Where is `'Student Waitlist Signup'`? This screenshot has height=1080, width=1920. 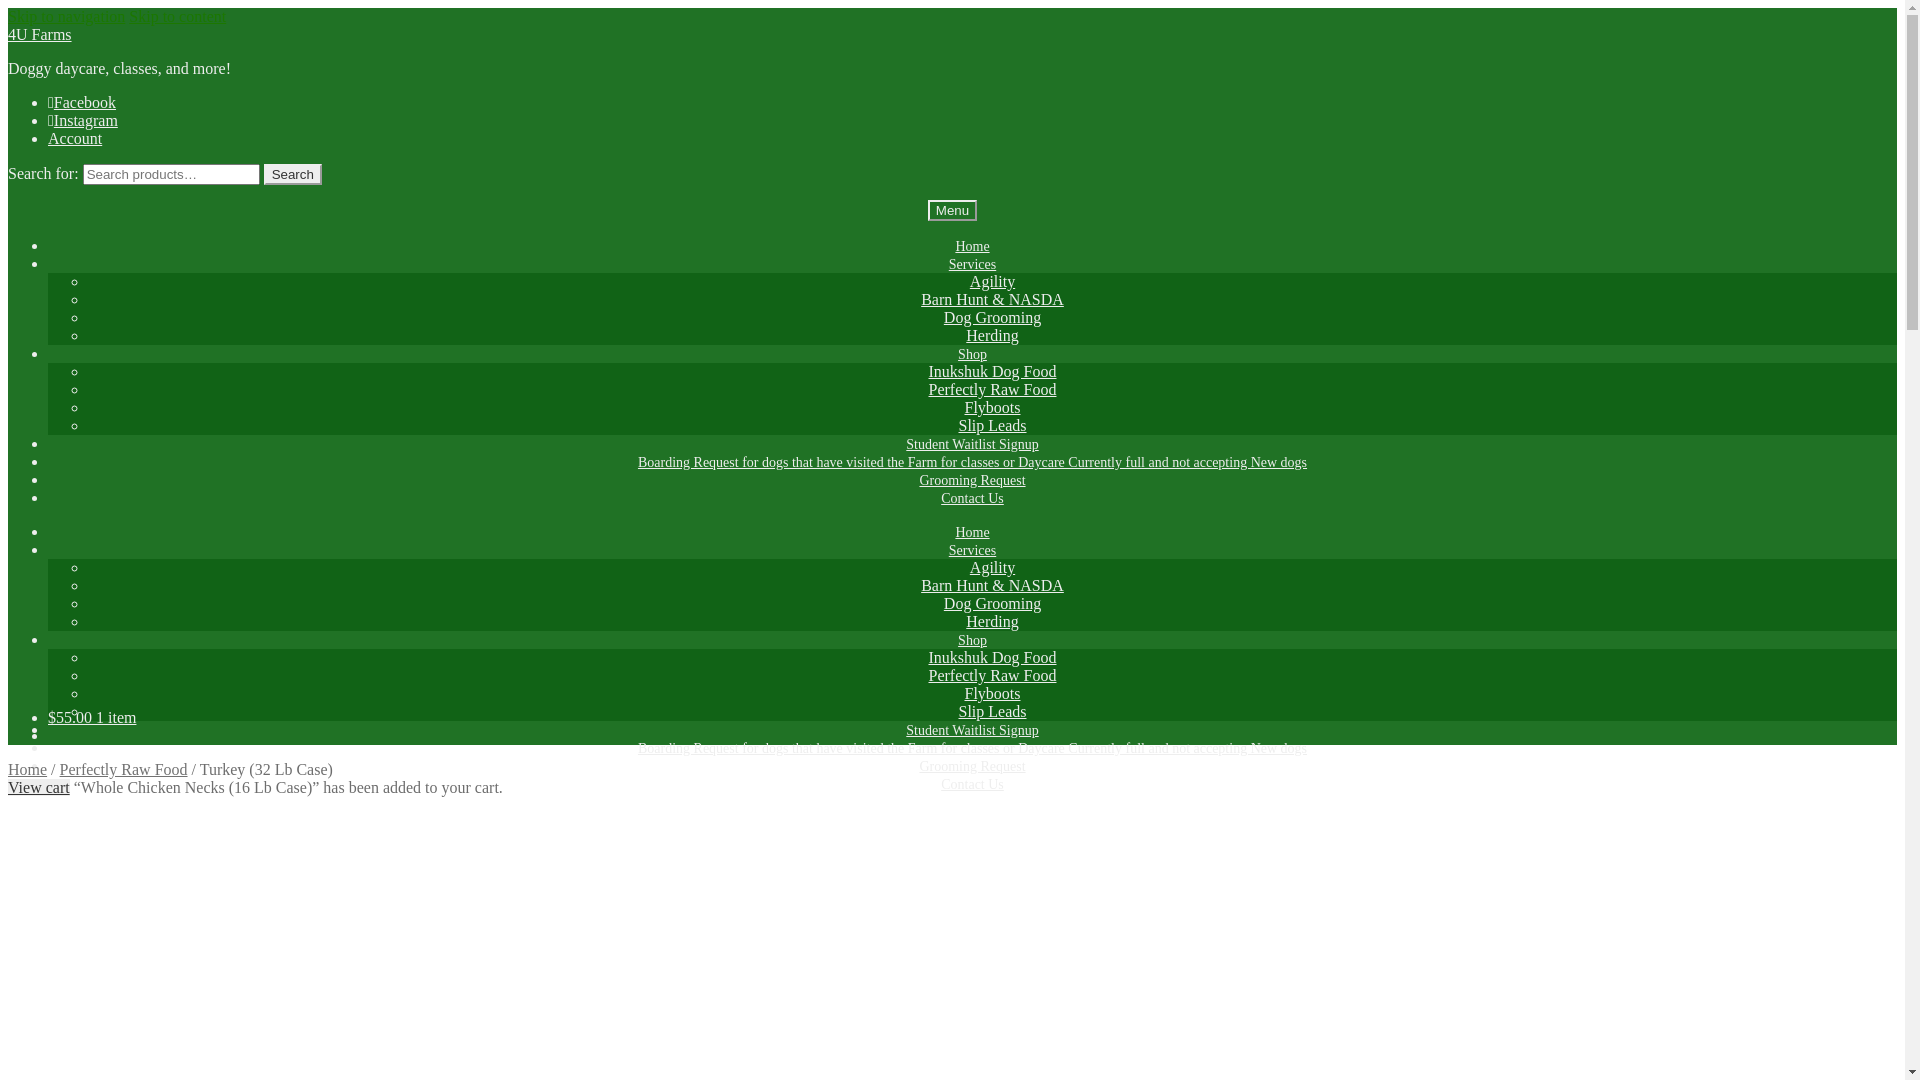 'Student Waitlist Signup' is located at coordinates (972, 730).